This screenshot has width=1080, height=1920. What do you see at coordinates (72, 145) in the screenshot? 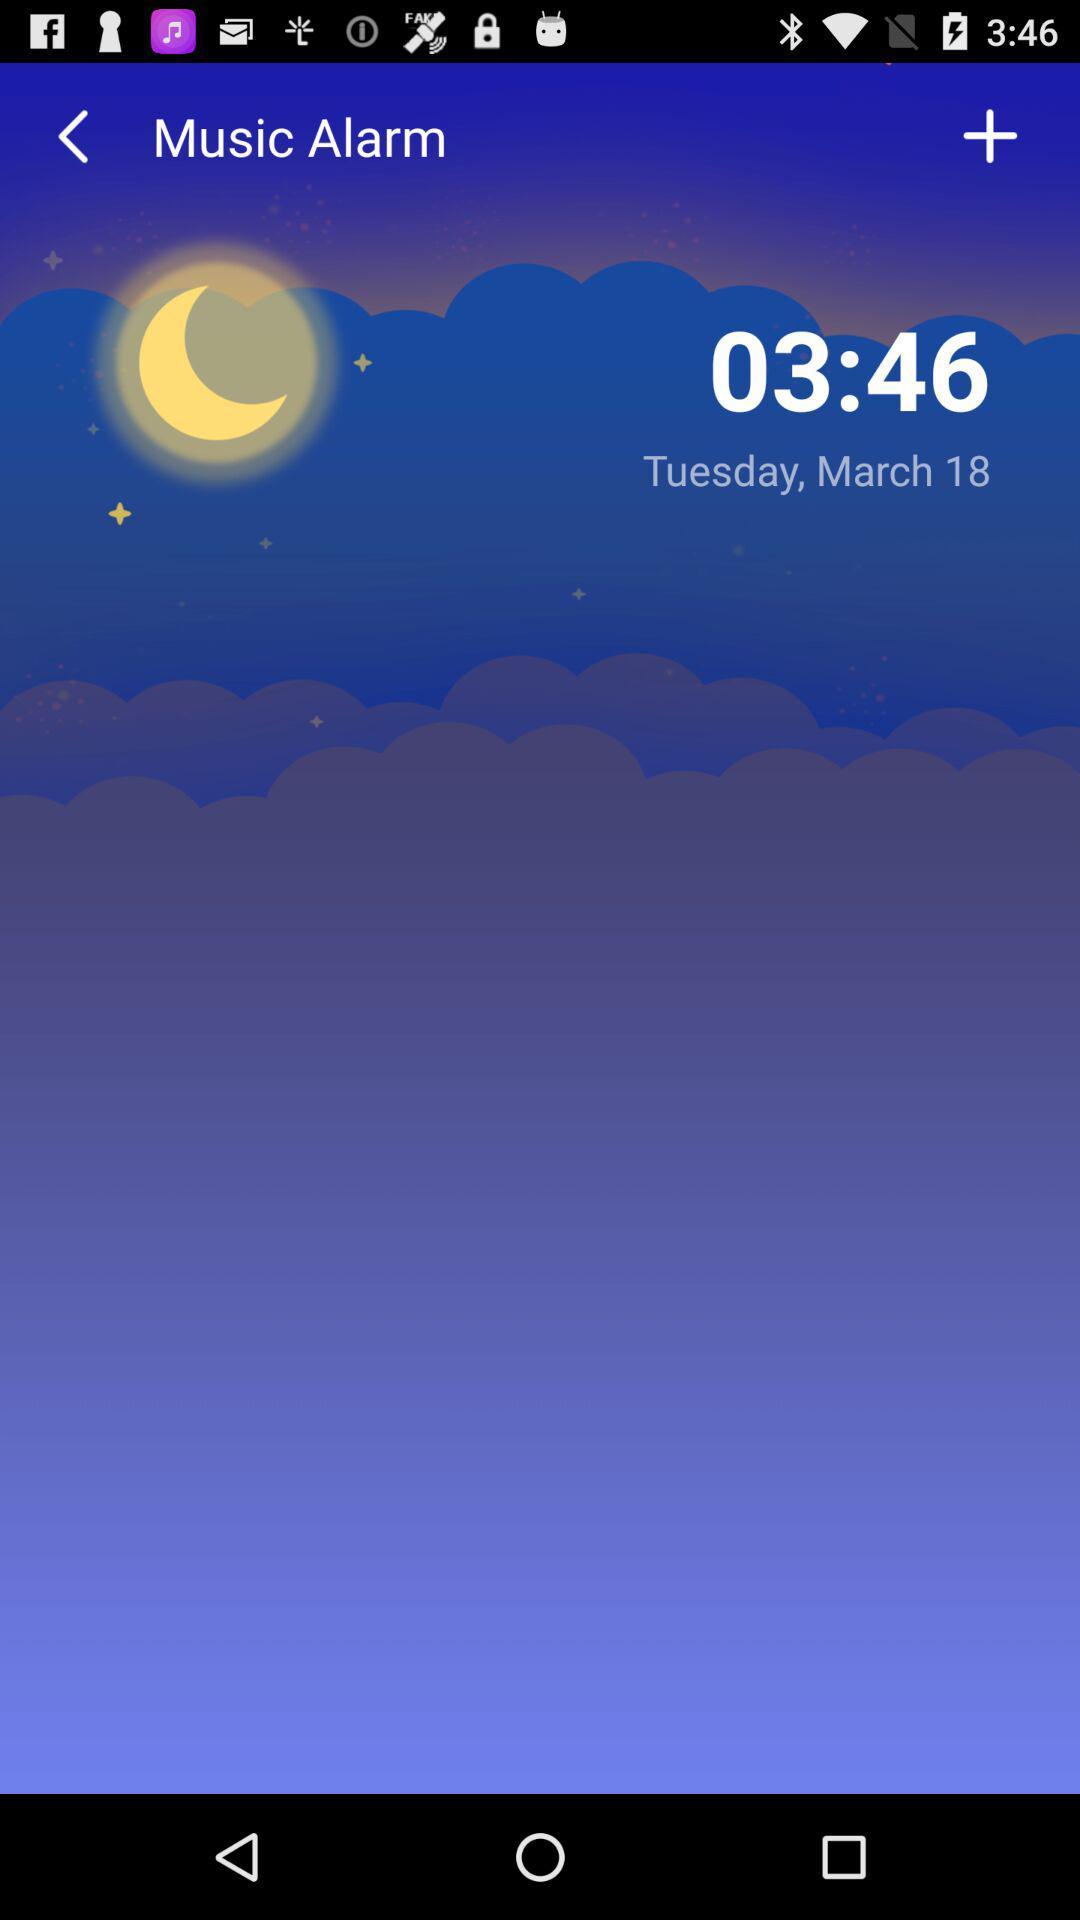
I see `the arrow_backward icon` at bounding box center [72, 145].